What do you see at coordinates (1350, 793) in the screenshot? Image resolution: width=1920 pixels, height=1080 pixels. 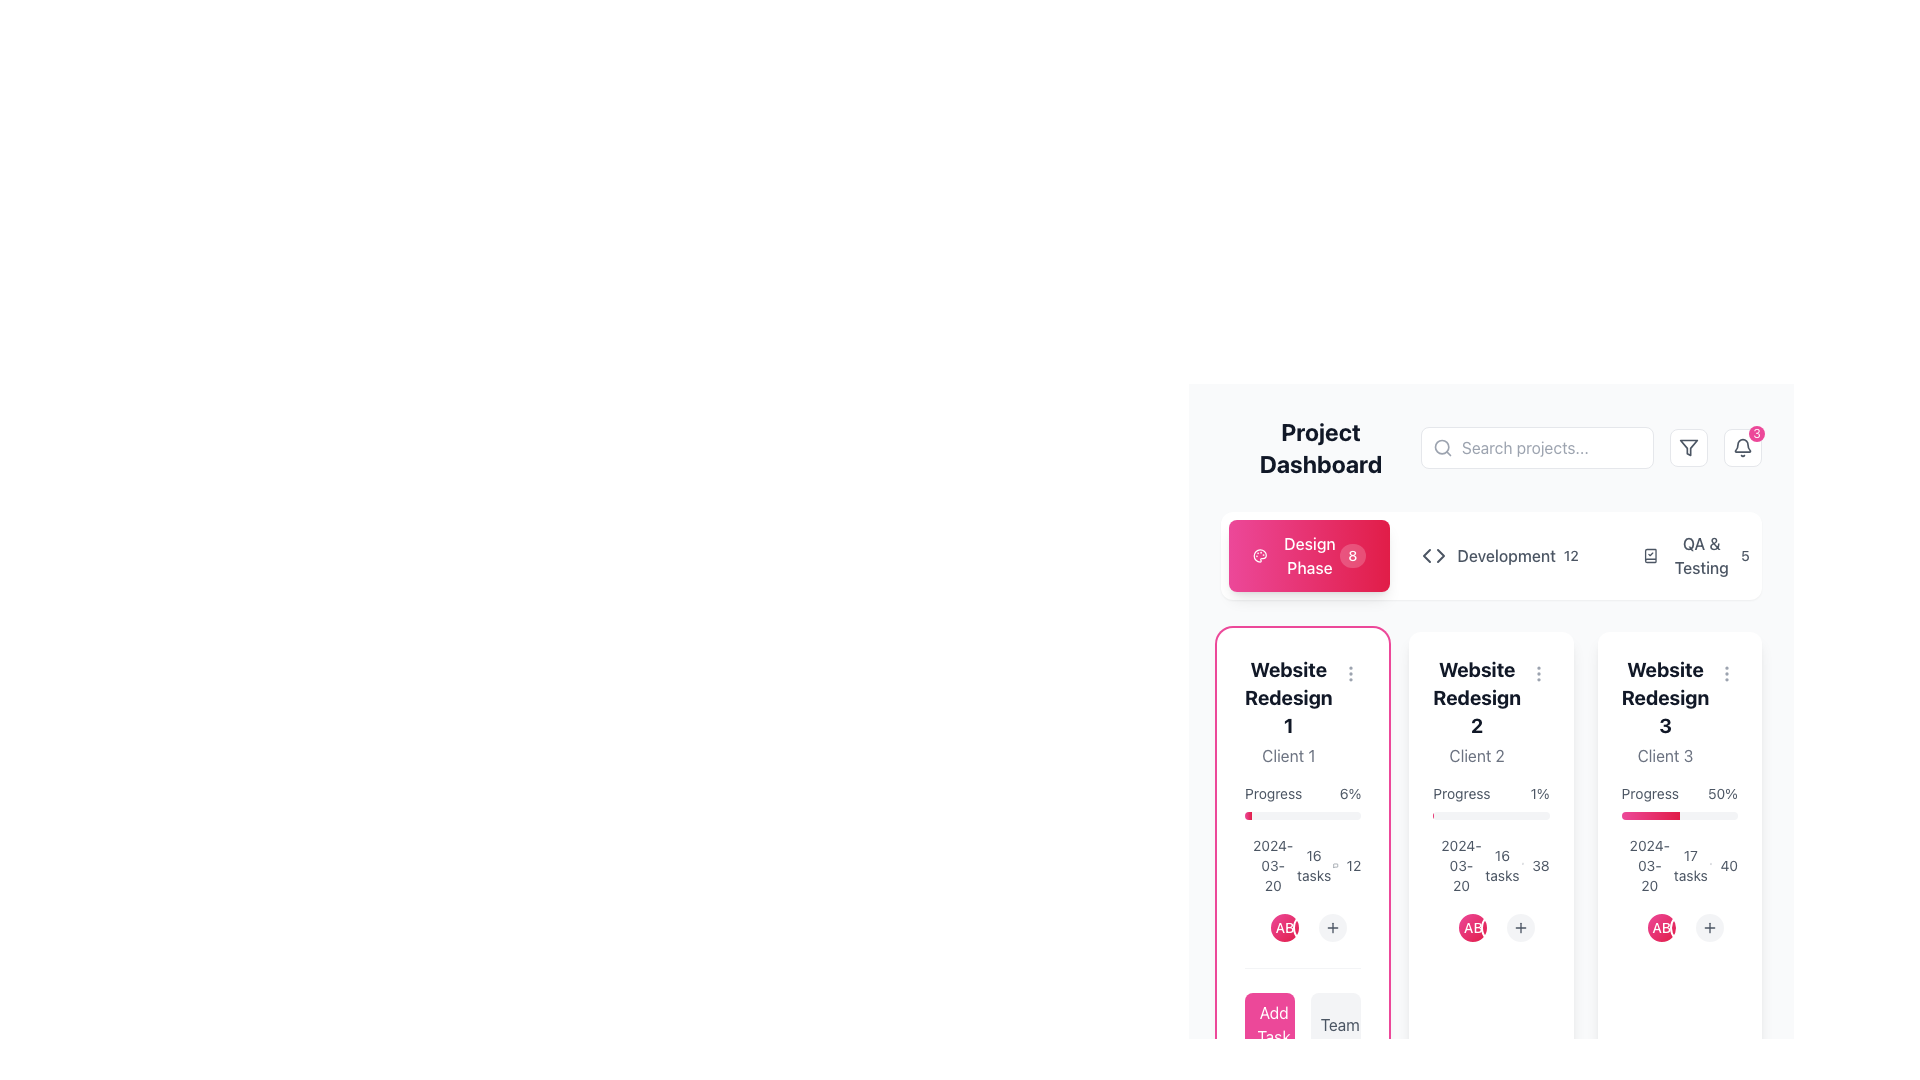 I see `the text display that shows the numeric percentage of progress completed, located next to the 'Progress' label in the 'Website Redesign 1' card` at bounding box center [1350, 793].